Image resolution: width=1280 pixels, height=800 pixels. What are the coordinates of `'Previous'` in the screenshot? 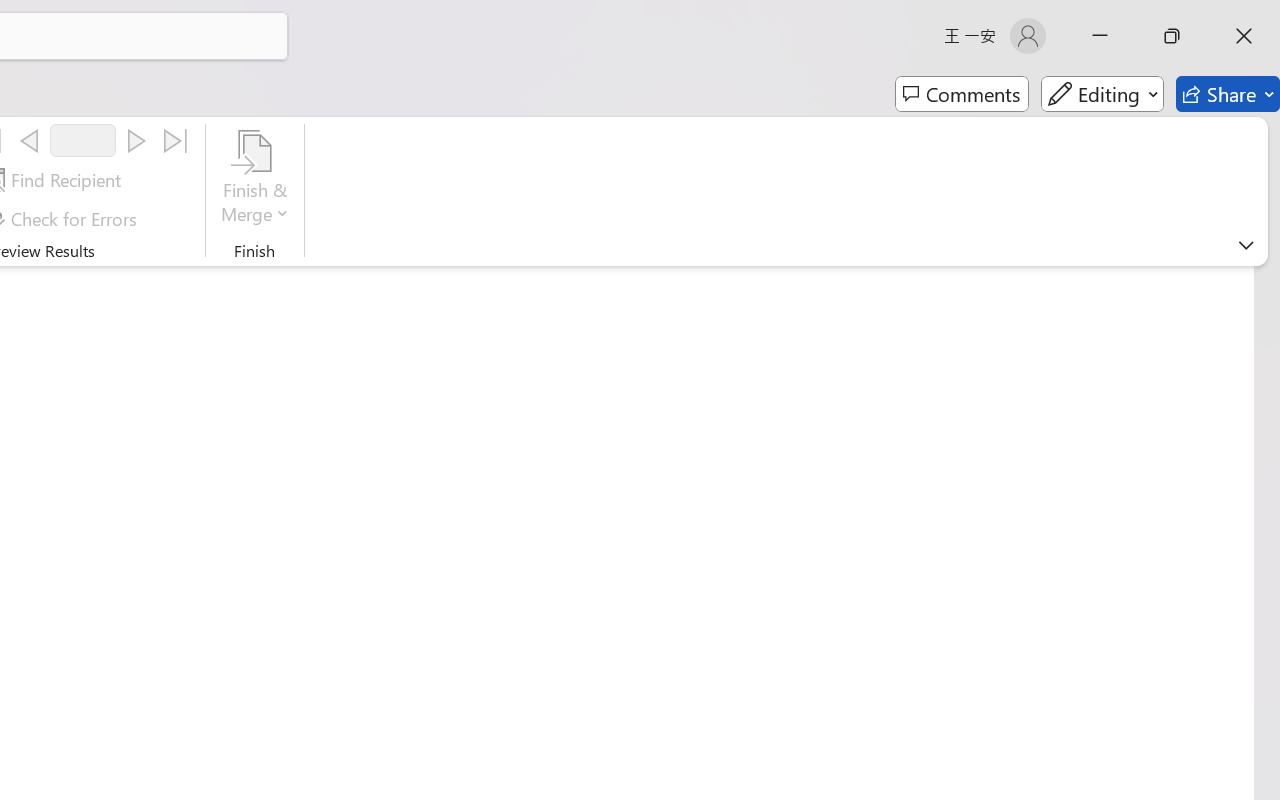 It's located at (29, 141).